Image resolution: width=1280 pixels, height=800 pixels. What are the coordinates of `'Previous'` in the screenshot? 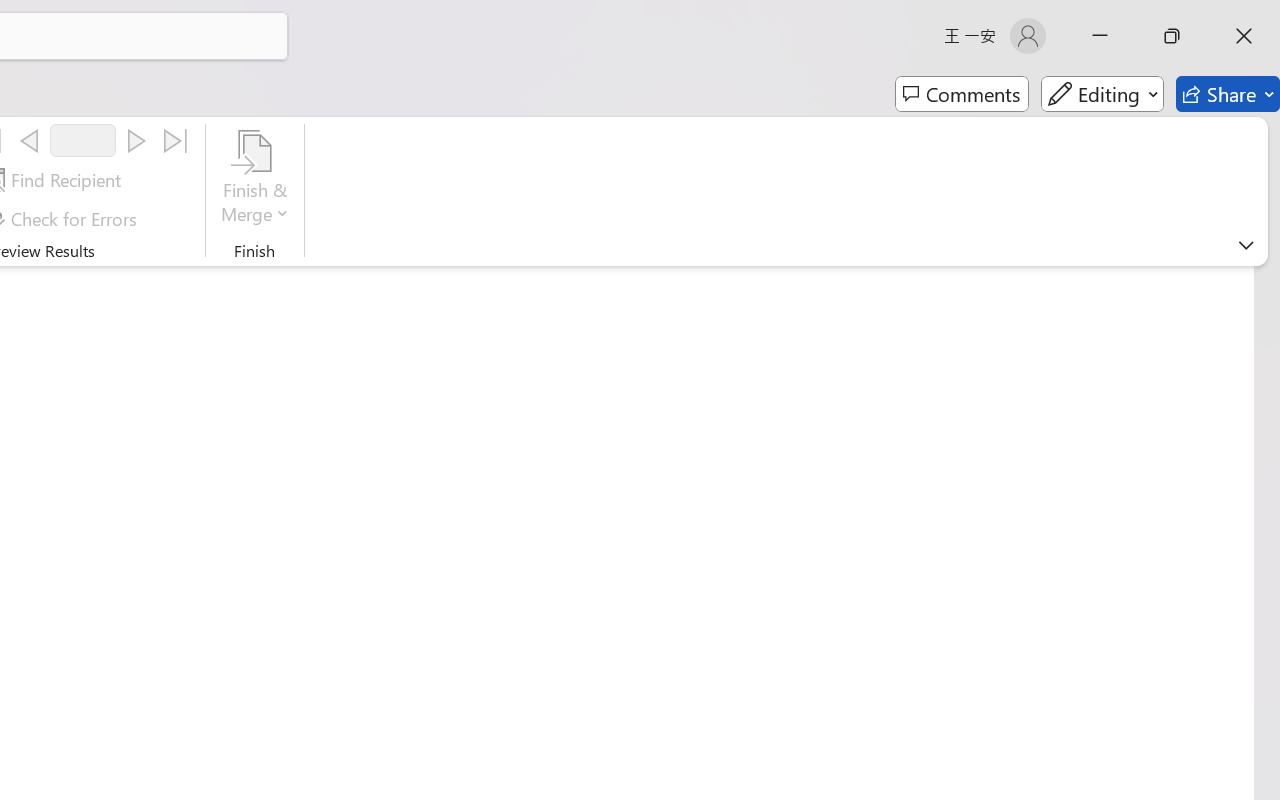 It's located at (29, 141).